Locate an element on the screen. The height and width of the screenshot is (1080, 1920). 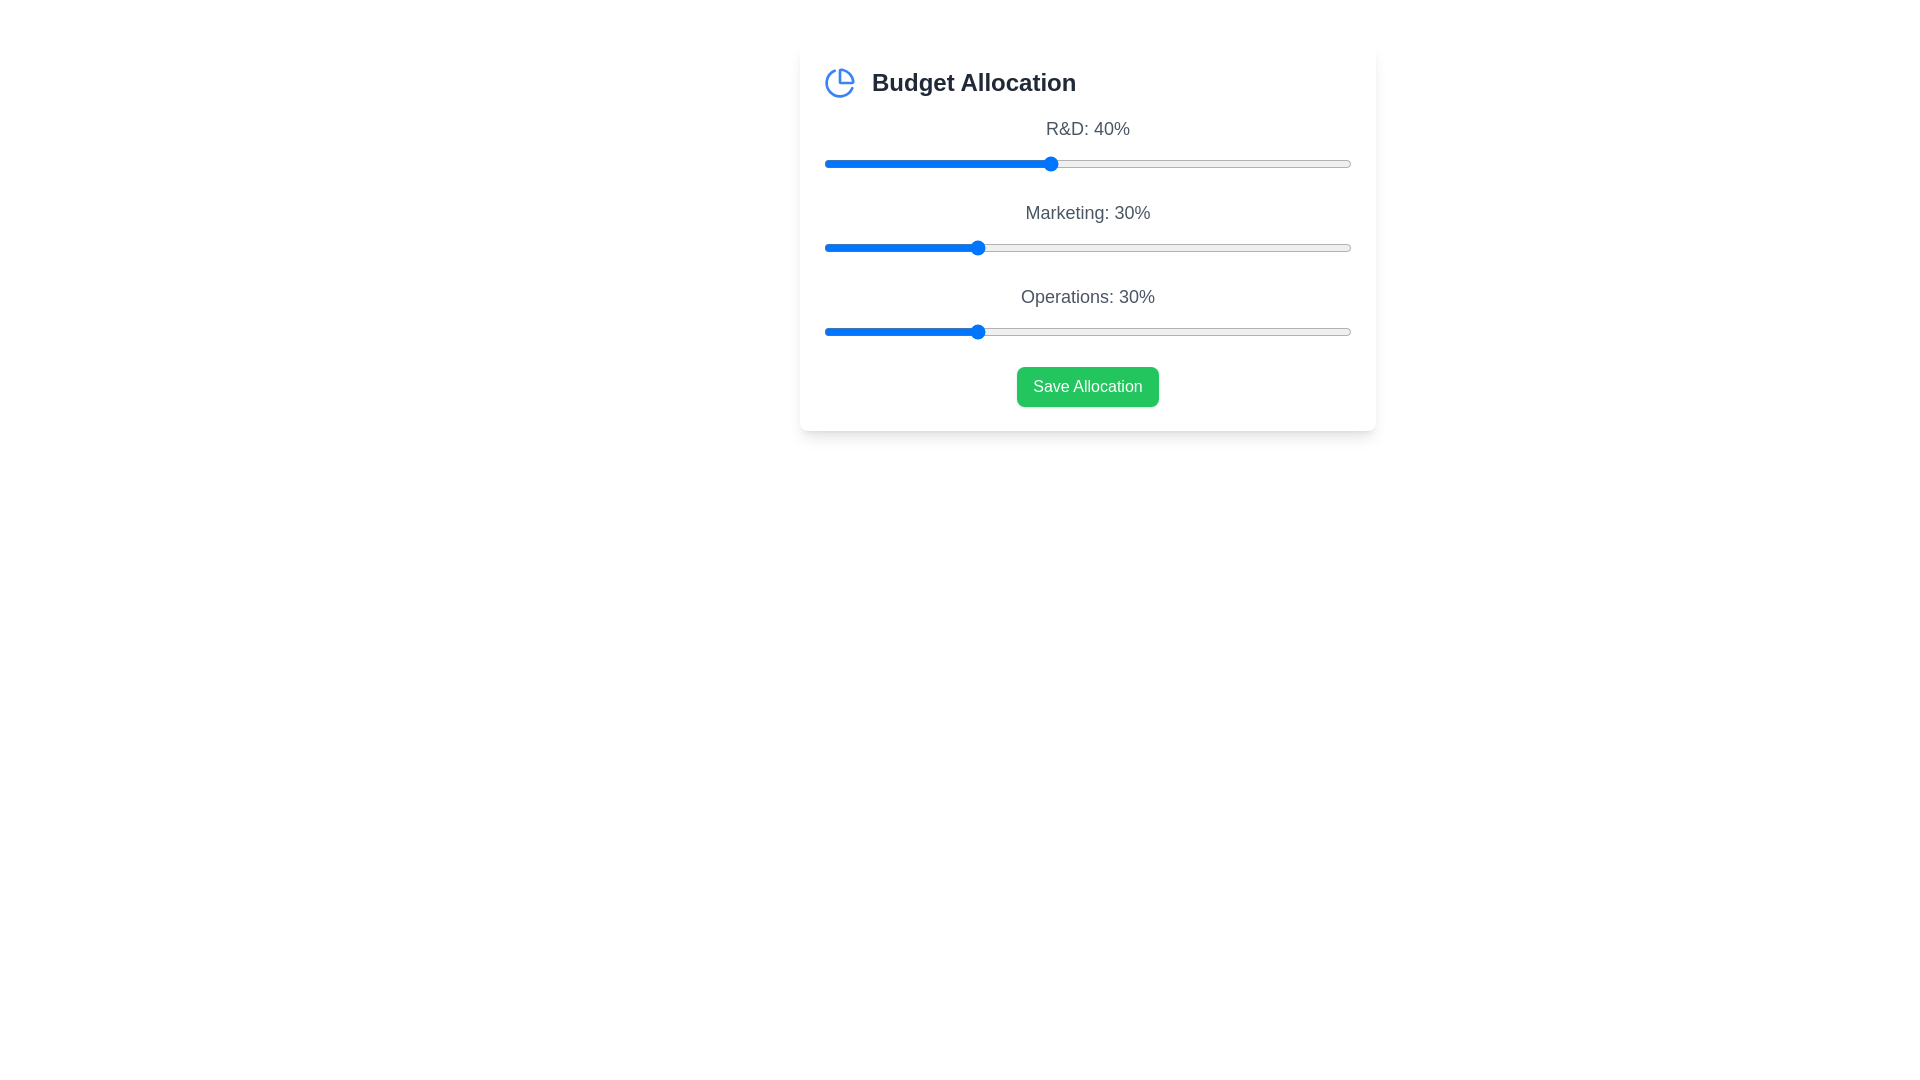
the 'Save Allocation' button is located at coordinates (1087, 386).